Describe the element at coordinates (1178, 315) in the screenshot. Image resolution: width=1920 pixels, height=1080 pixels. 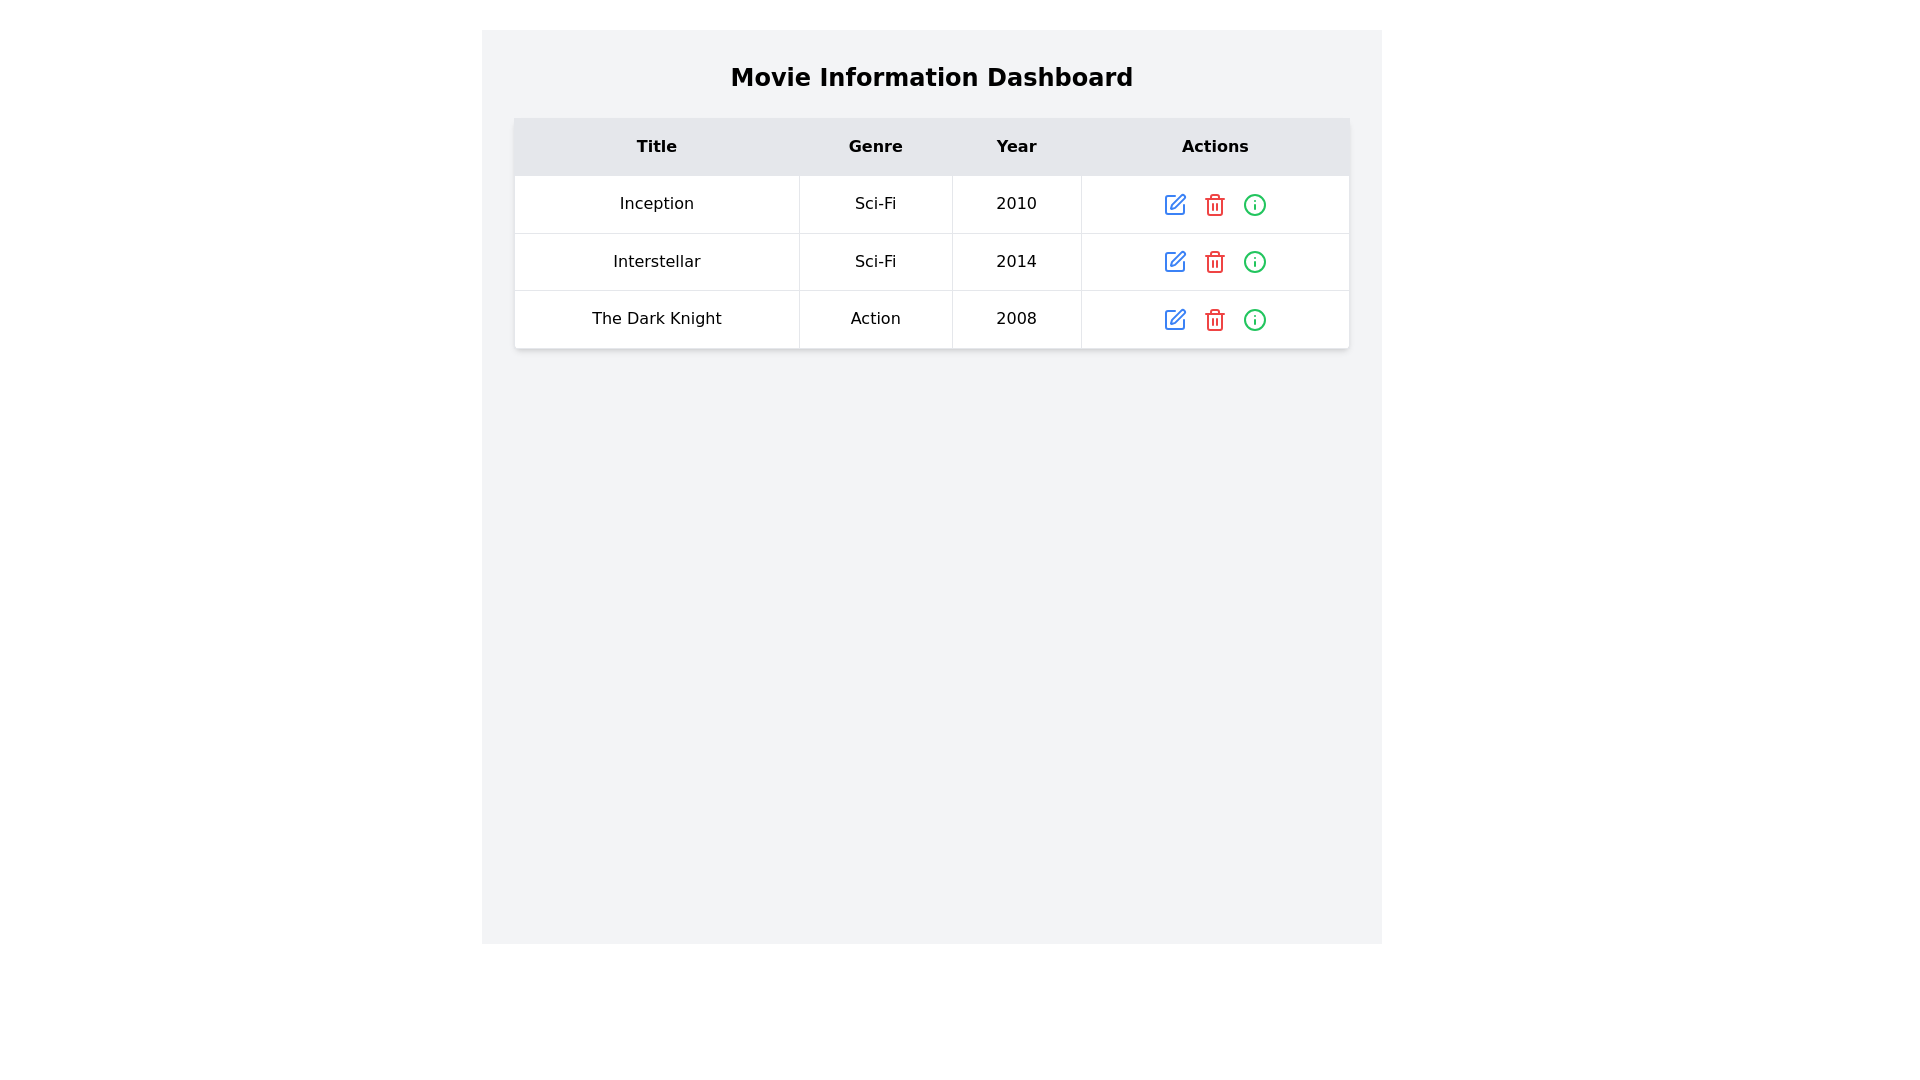
I see `the edit icon in the 'Actions' column of the third row of the table` at that location.